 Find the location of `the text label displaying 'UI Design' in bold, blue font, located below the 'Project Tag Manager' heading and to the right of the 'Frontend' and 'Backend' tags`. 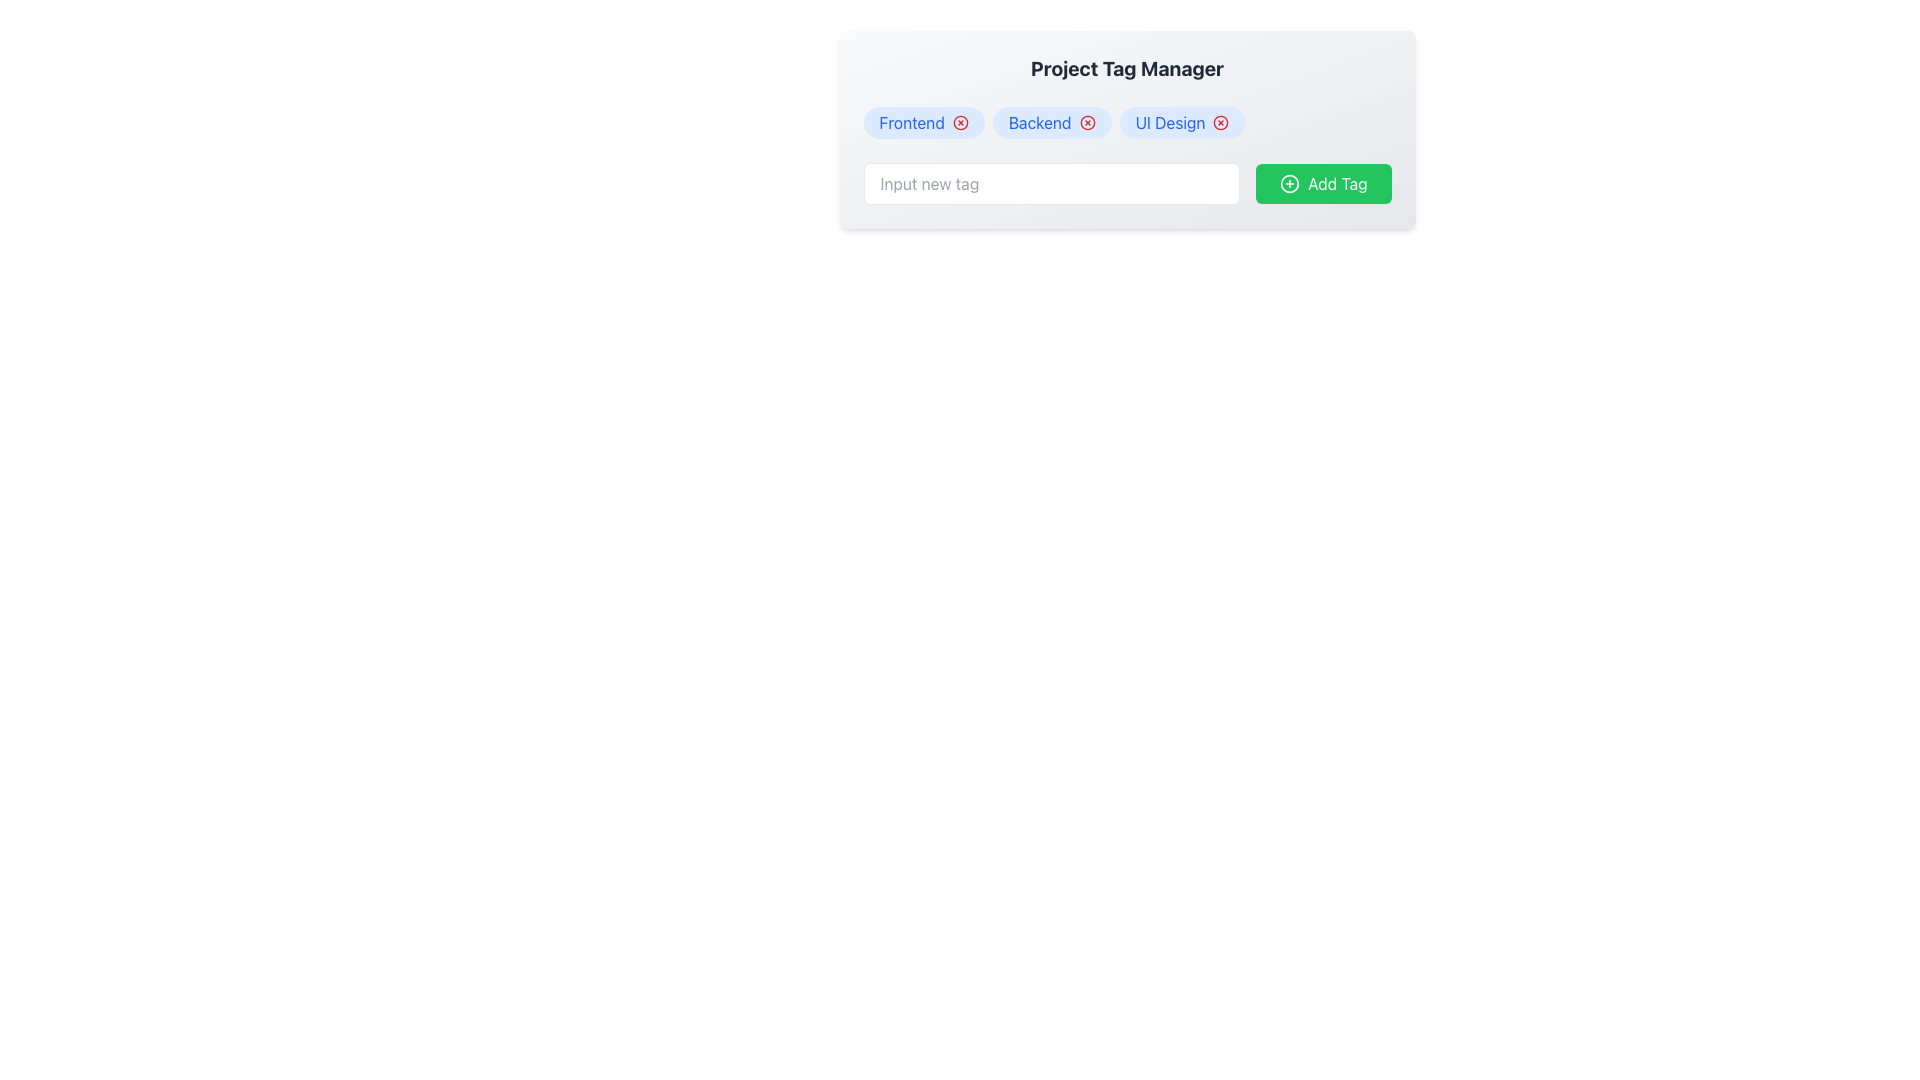

the text label displaying 'UI Design' in bold, blue font, located below the 'Project Tag Manager' heading and to the right of the 'Frontend' and 'Backend' tags is located at coordinates (1170, 123).